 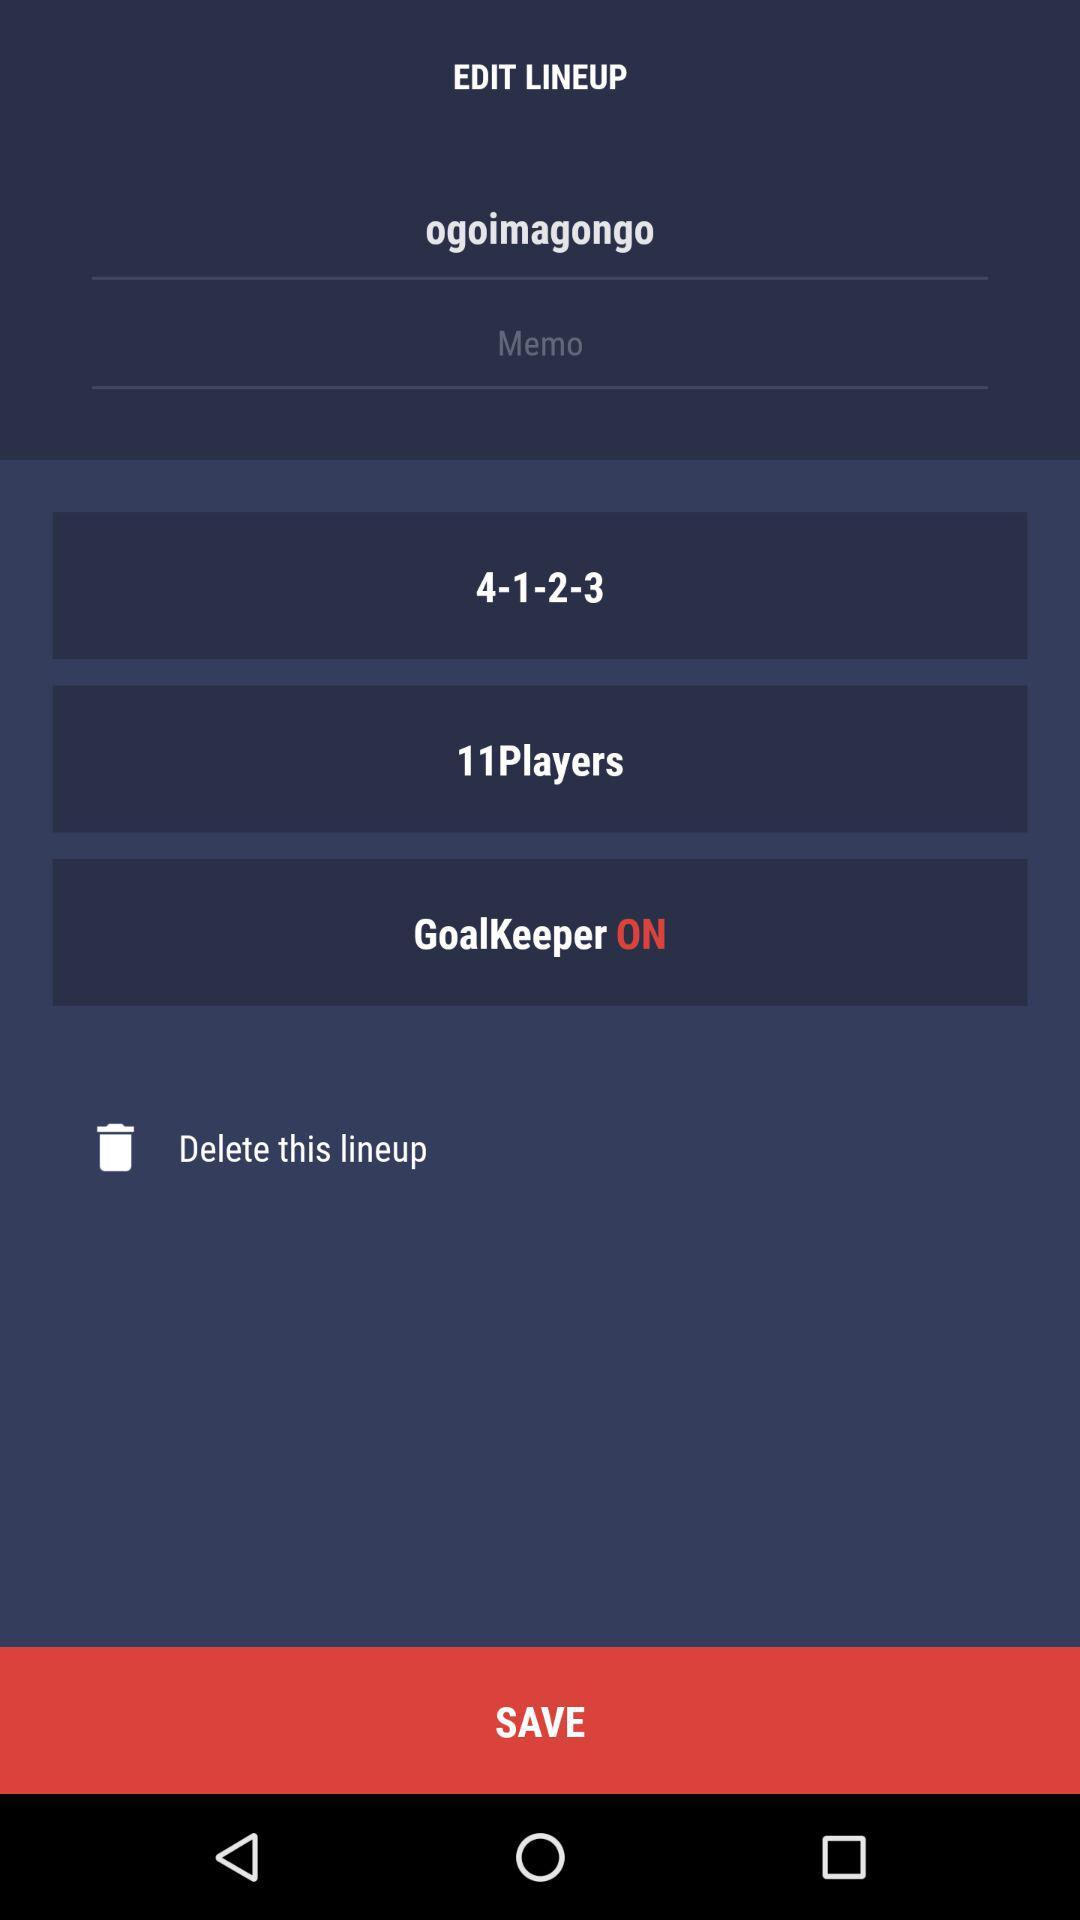 I want to click on icon above the goalkeeper, so click(x=540, y=757).